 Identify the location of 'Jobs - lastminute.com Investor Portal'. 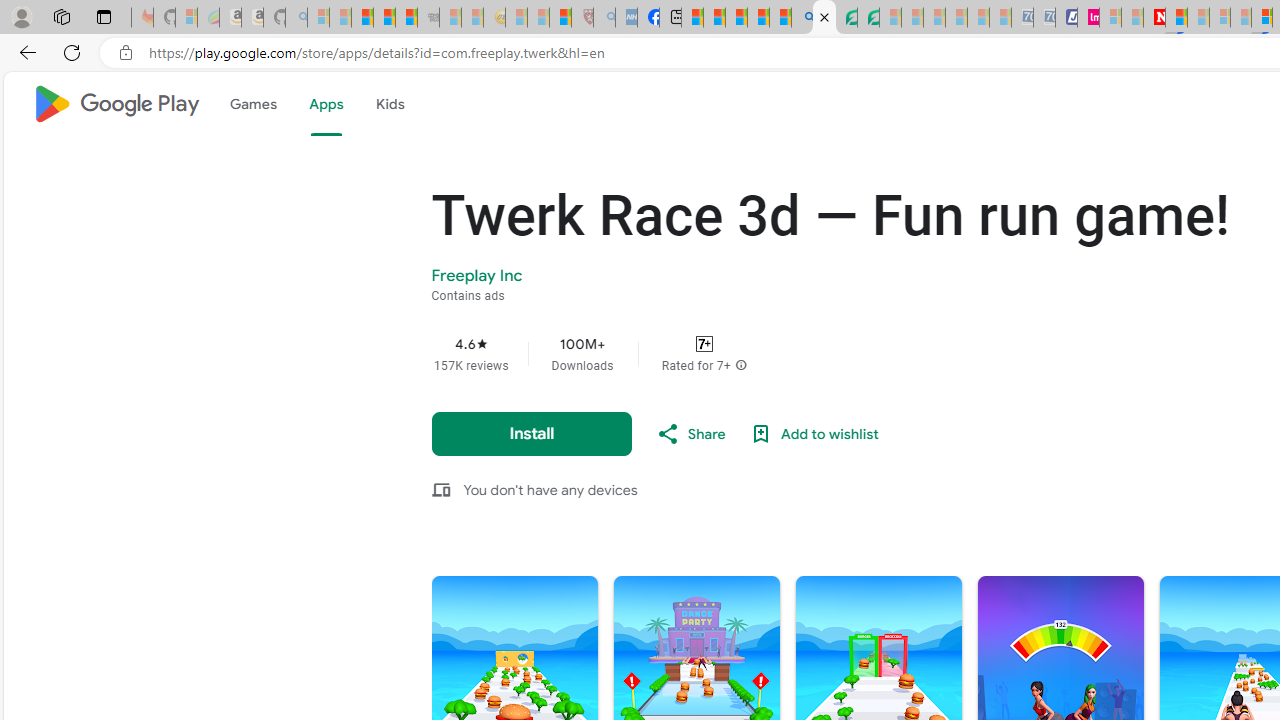
(1087, 17).